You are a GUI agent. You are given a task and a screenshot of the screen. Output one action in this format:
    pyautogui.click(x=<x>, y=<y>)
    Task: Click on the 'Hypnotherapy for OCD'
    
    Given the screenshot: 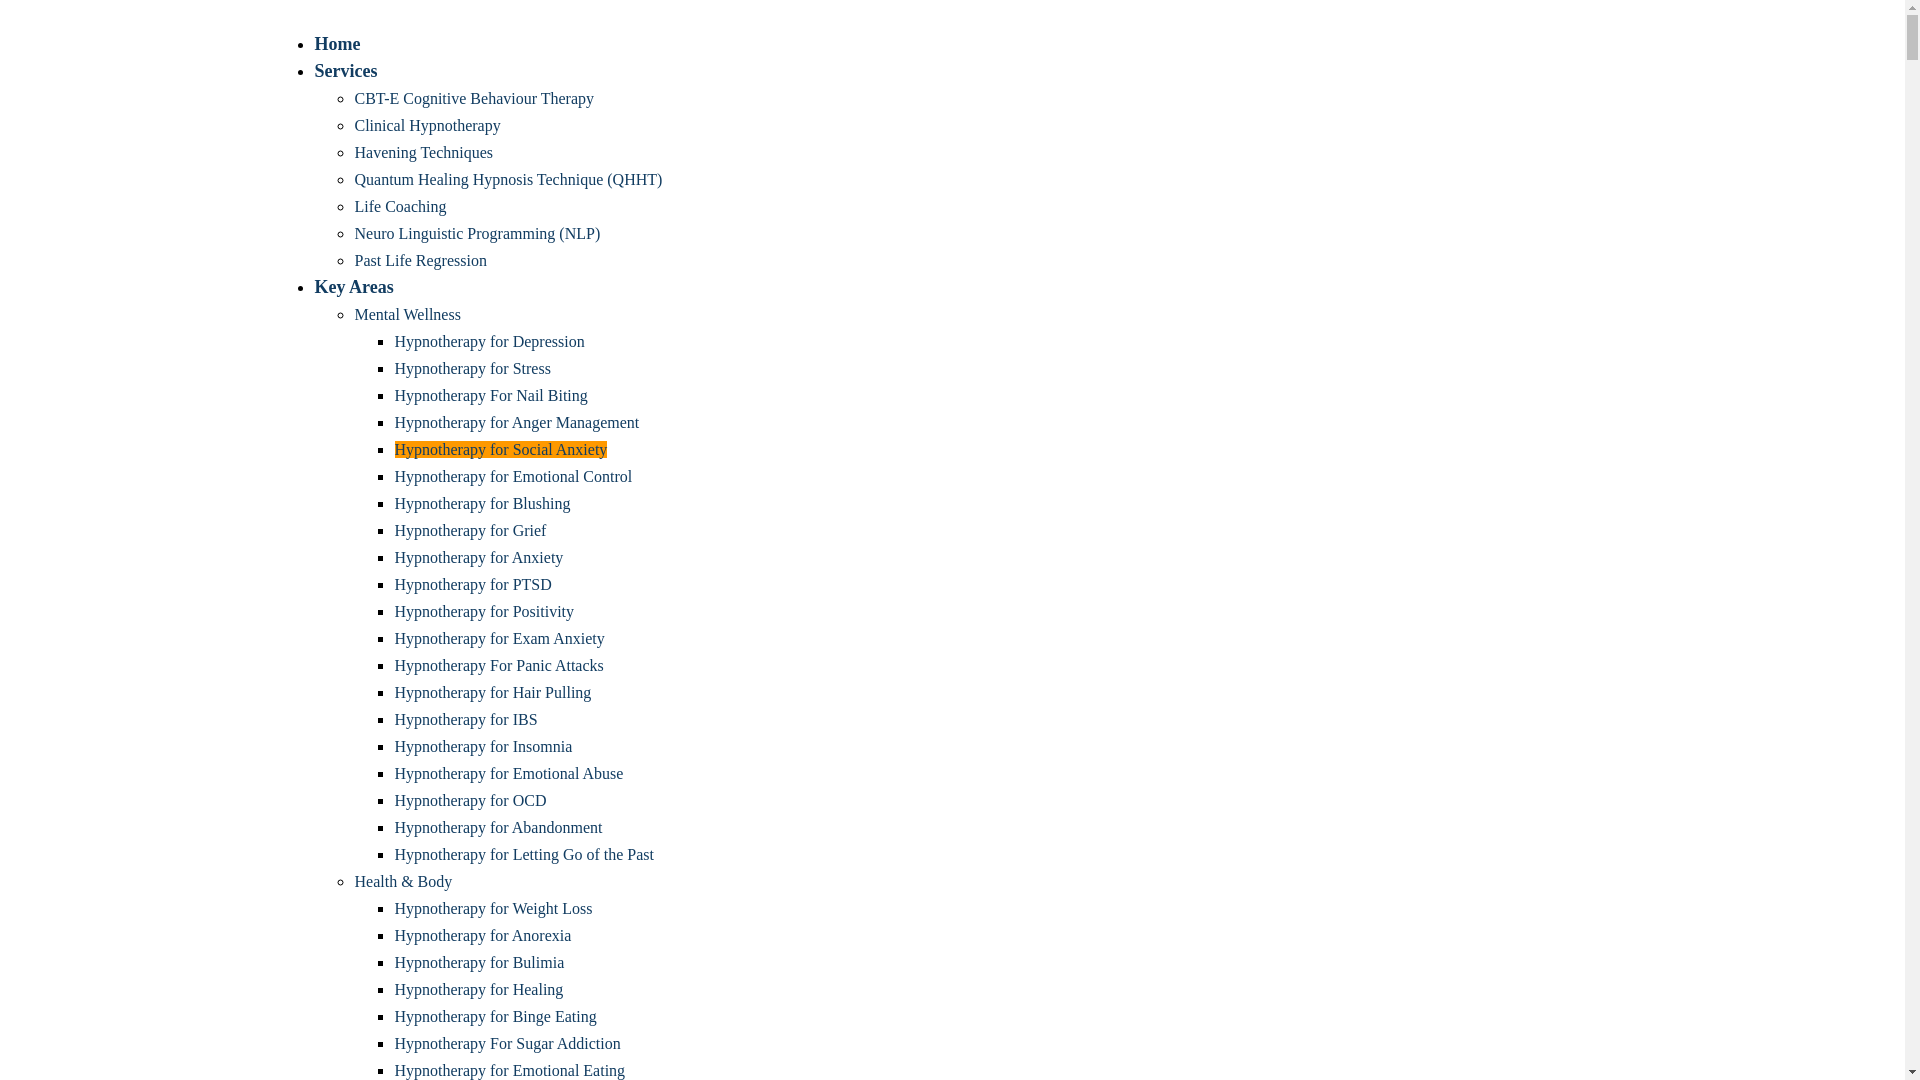 What is the action you would take?
    pyautogui.click(x=469, y=799)
    